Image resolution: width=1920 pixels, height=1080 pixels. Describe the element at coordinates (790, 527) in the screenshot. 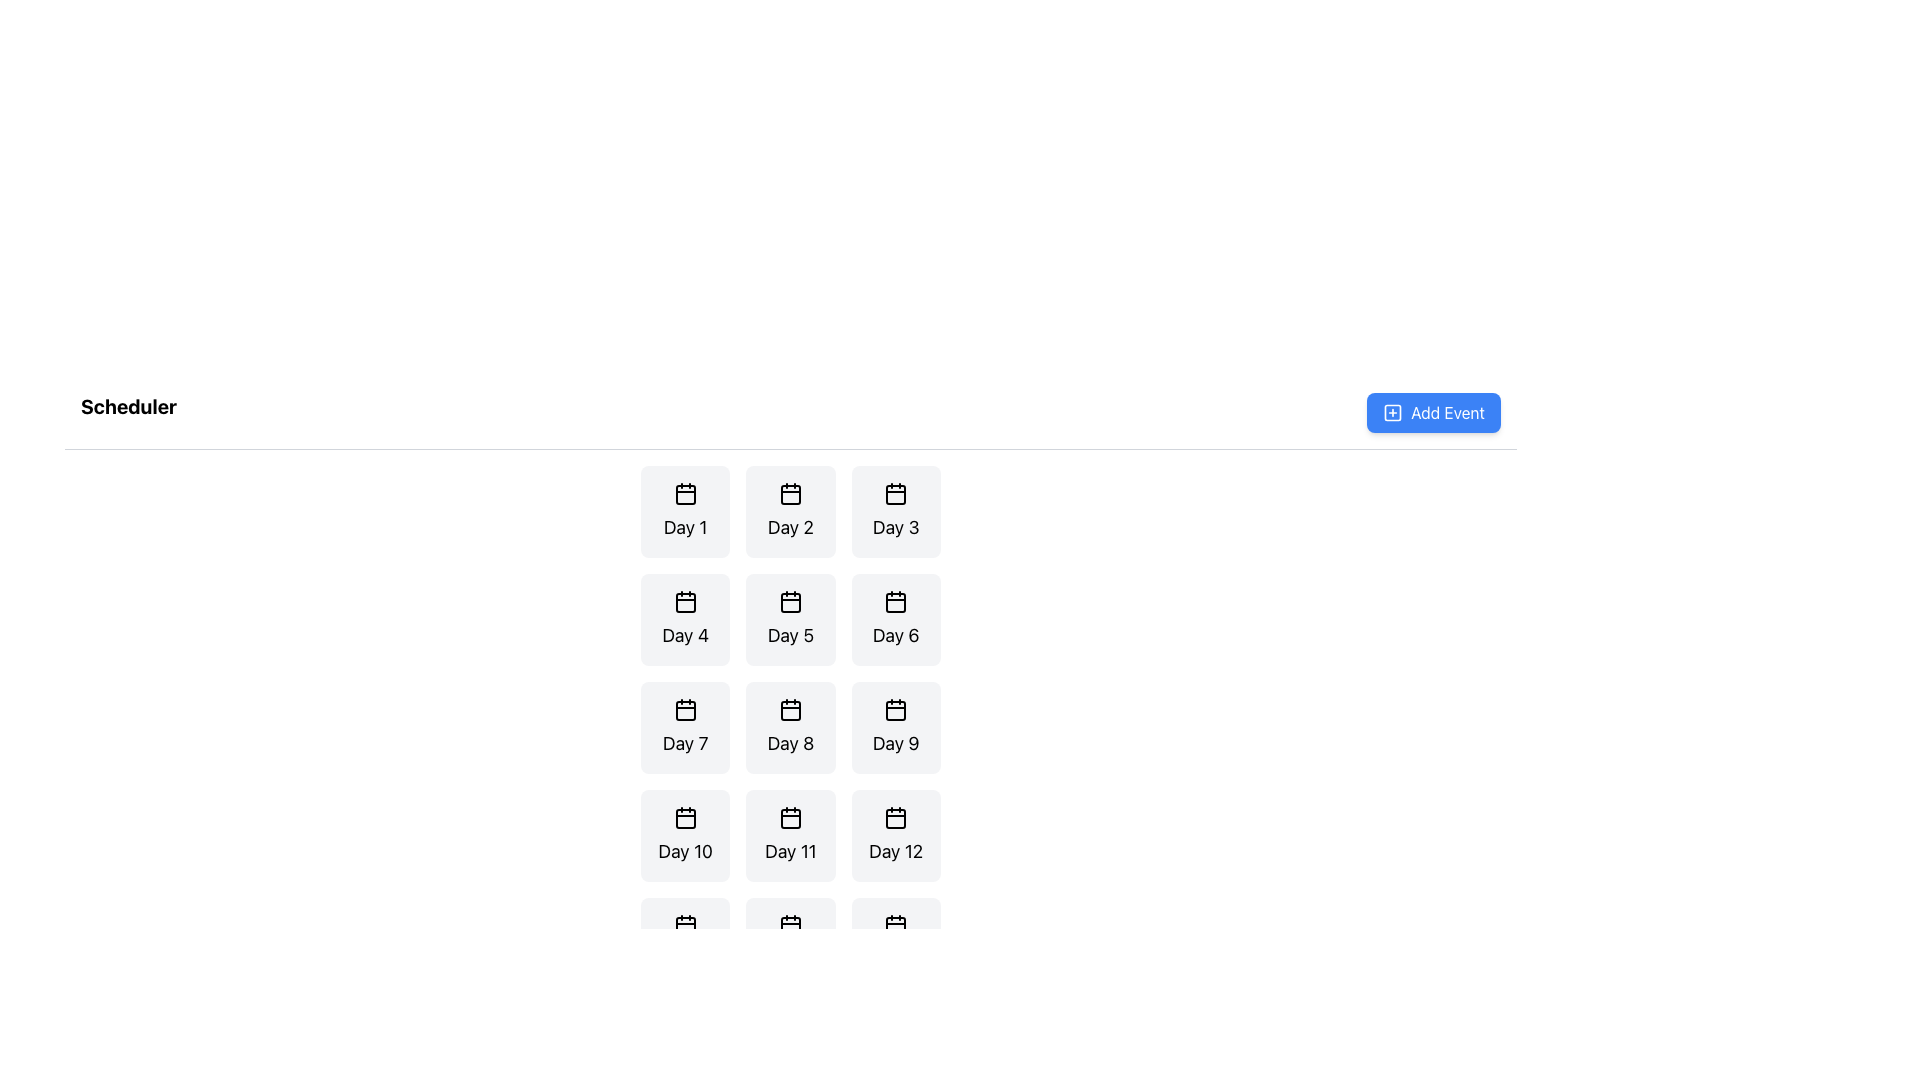

I see `the 'Day 2' text label, which is the second item in the first row of a grid structure` at that location.